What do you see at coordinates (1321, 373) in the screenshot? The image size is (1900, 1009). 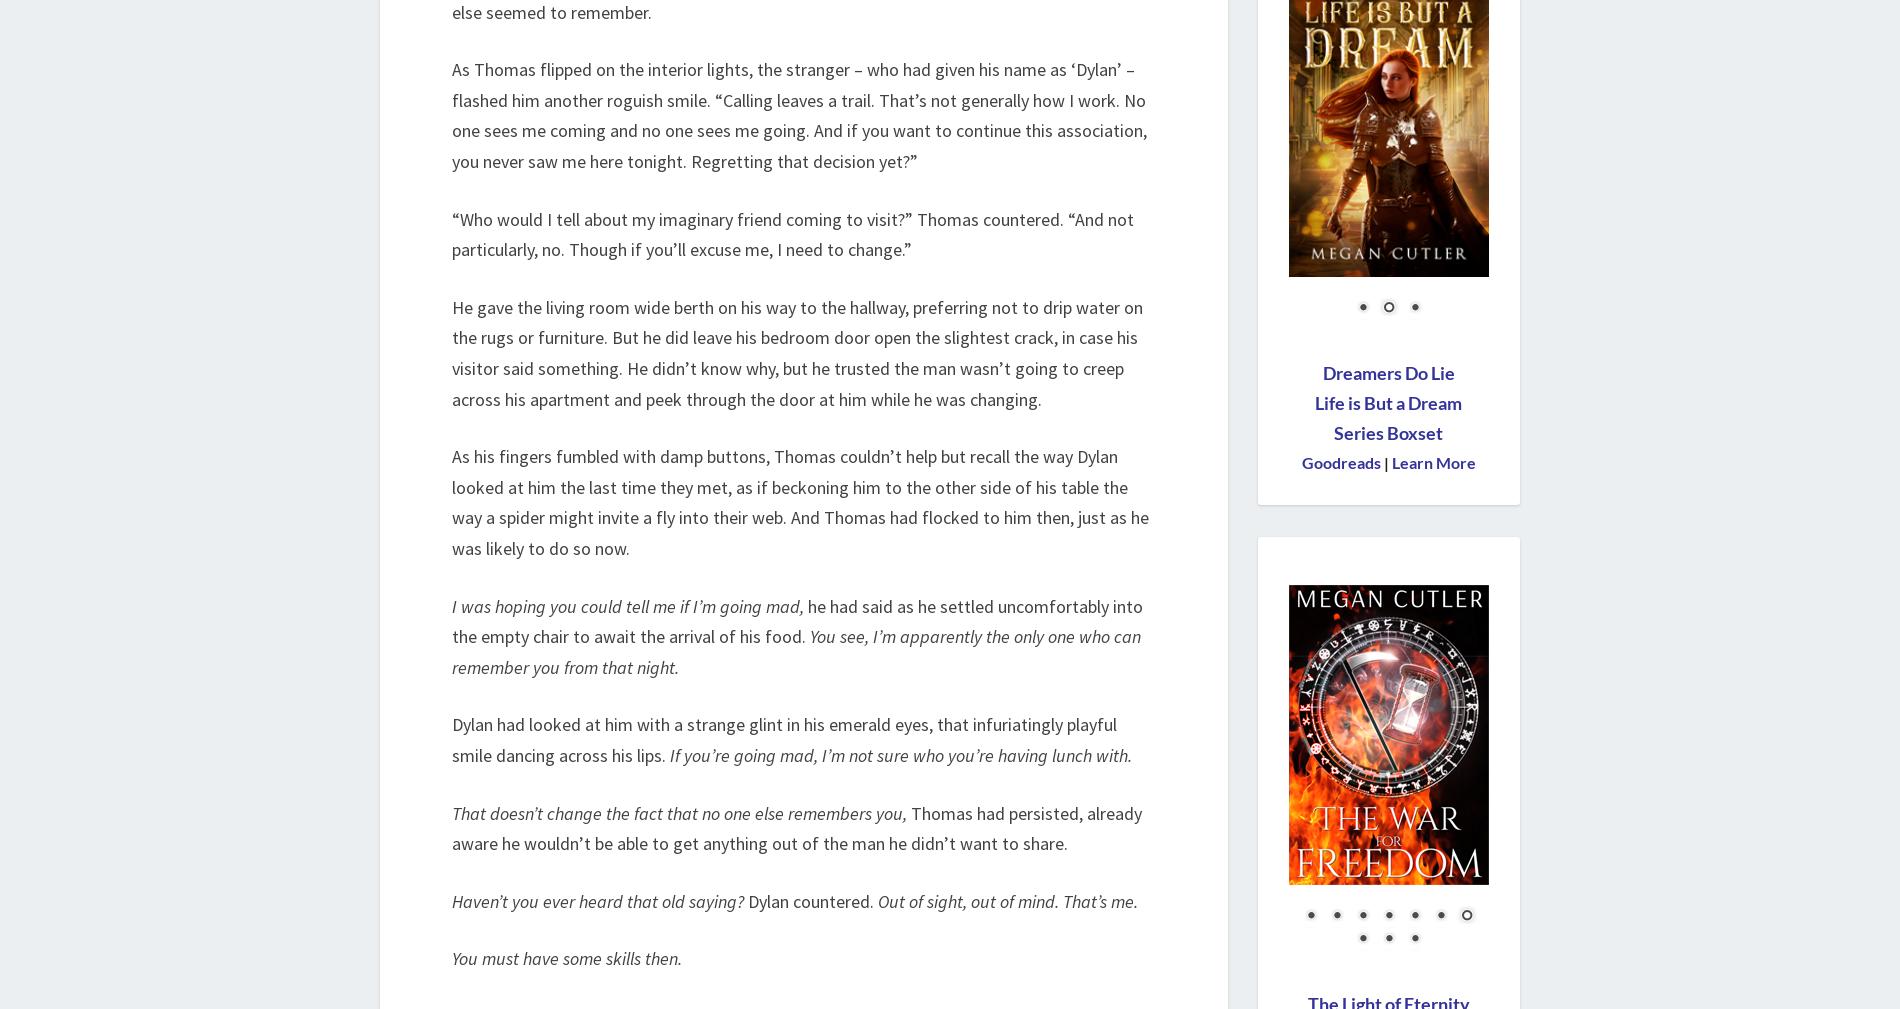 I see `'Dreamers Do Lie'` at bounding box center [1321, 373].